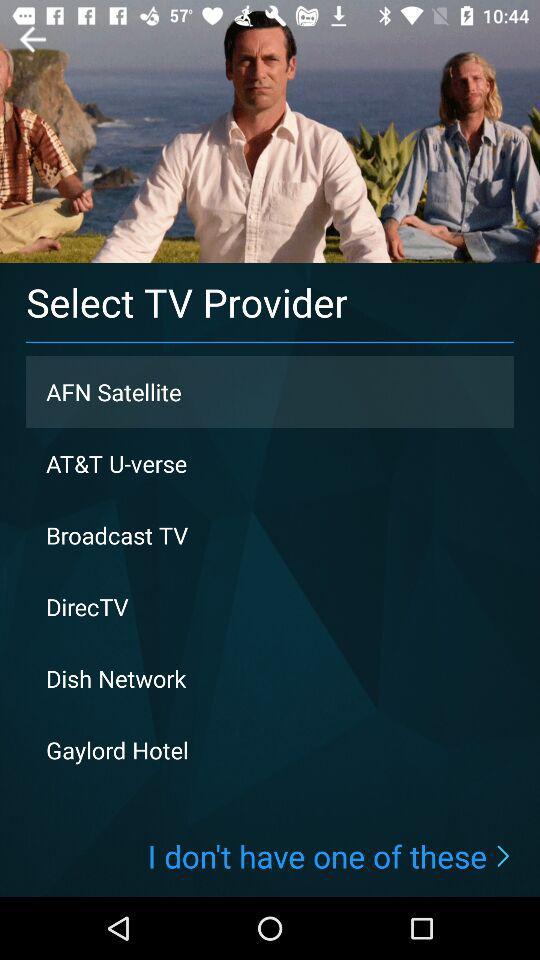 The width and height of the screenshot is (540, 960). I want to click on the arrow_backward icon, so click(31, 38).